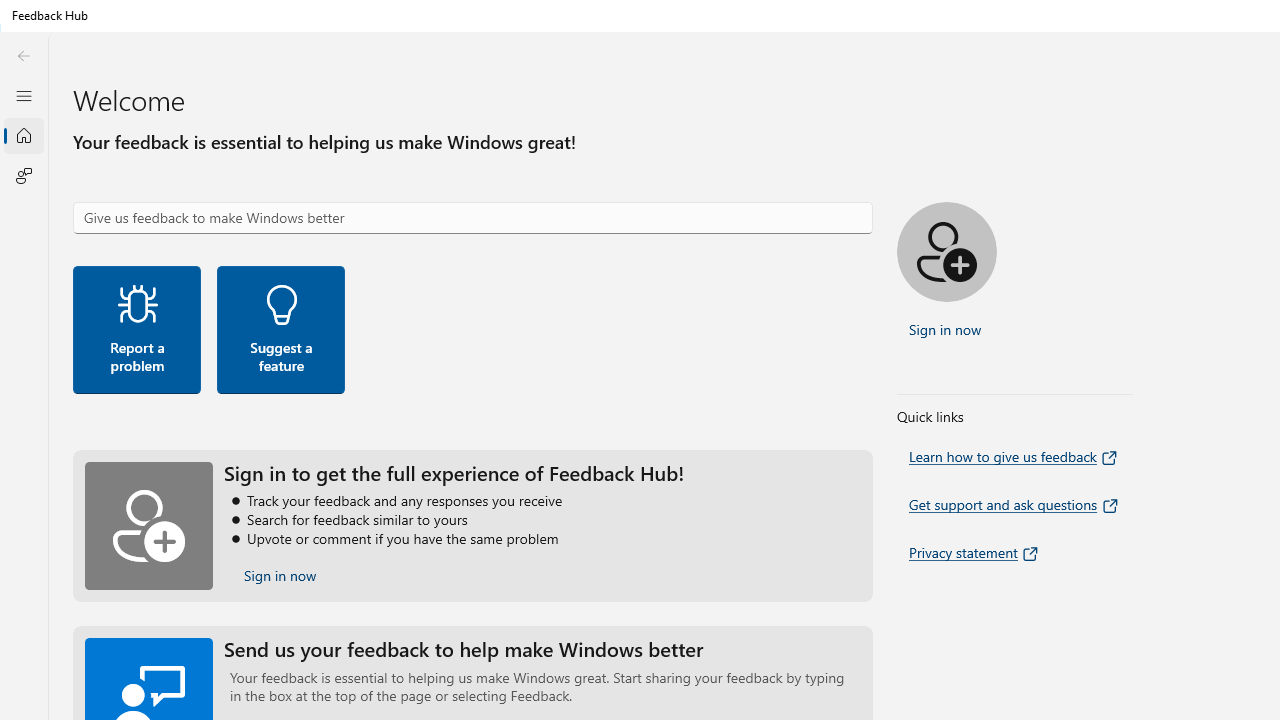 This screenshot has width=1280, height=720. What do you see at coordinates (1015, 504) in the screenshot?
I see `'Get support and ask questions'` at bounding box center [1015, 504].